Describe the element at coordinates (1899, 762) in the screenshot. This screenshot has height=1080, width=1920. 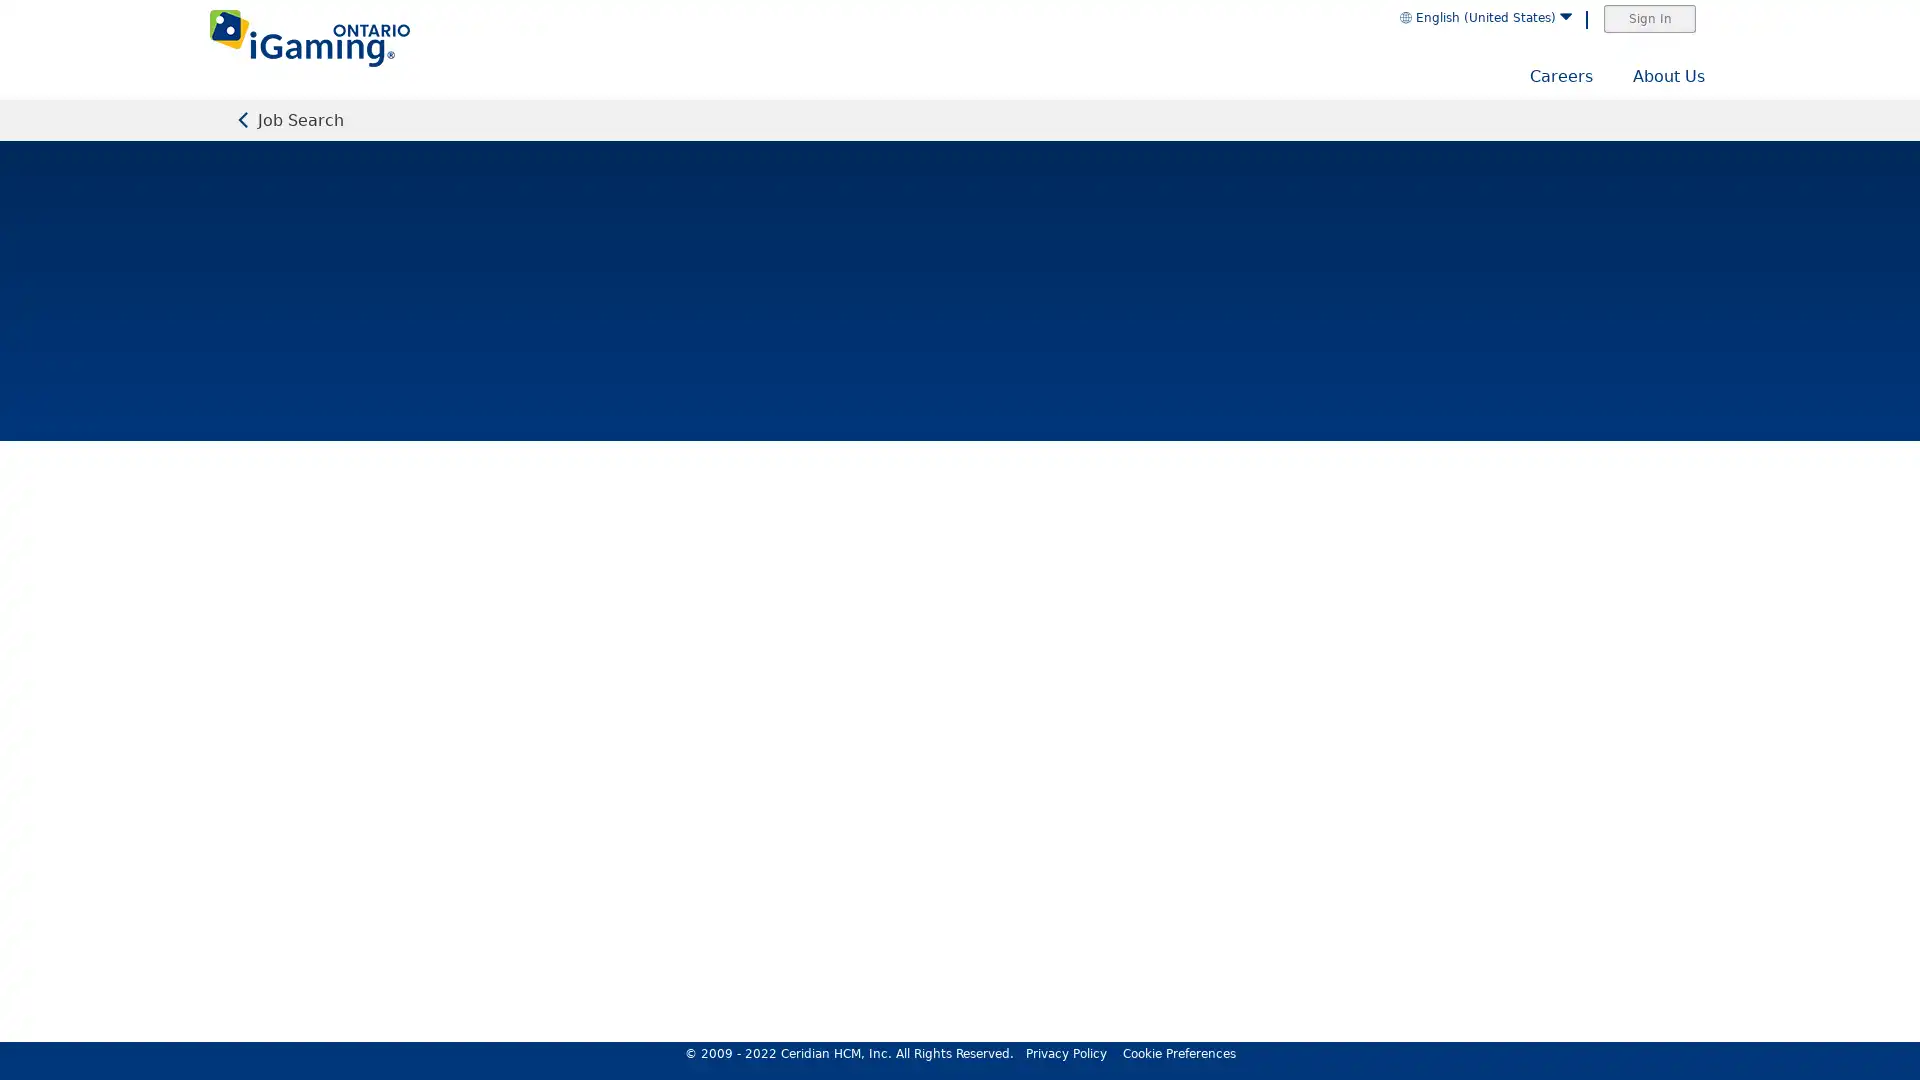
I see `Cancel` at that location.